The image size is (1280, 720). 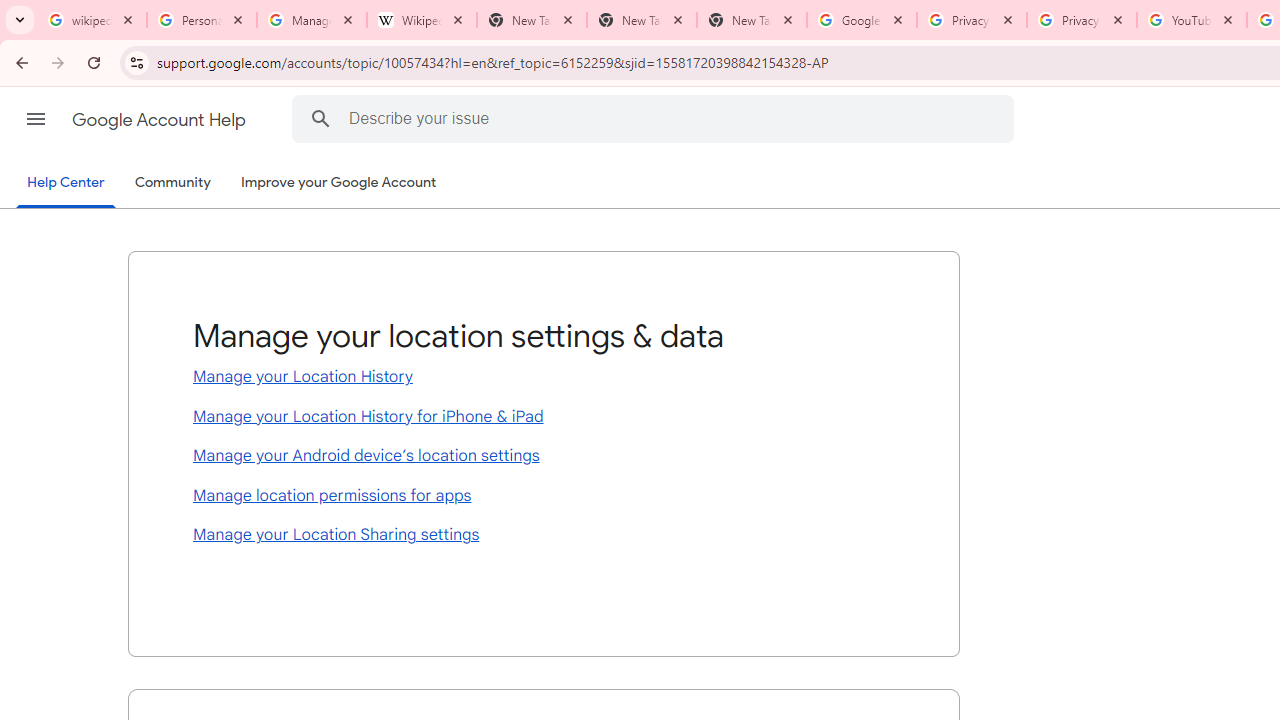 I want to click on 'New Tab', so click(x=642, y=20).